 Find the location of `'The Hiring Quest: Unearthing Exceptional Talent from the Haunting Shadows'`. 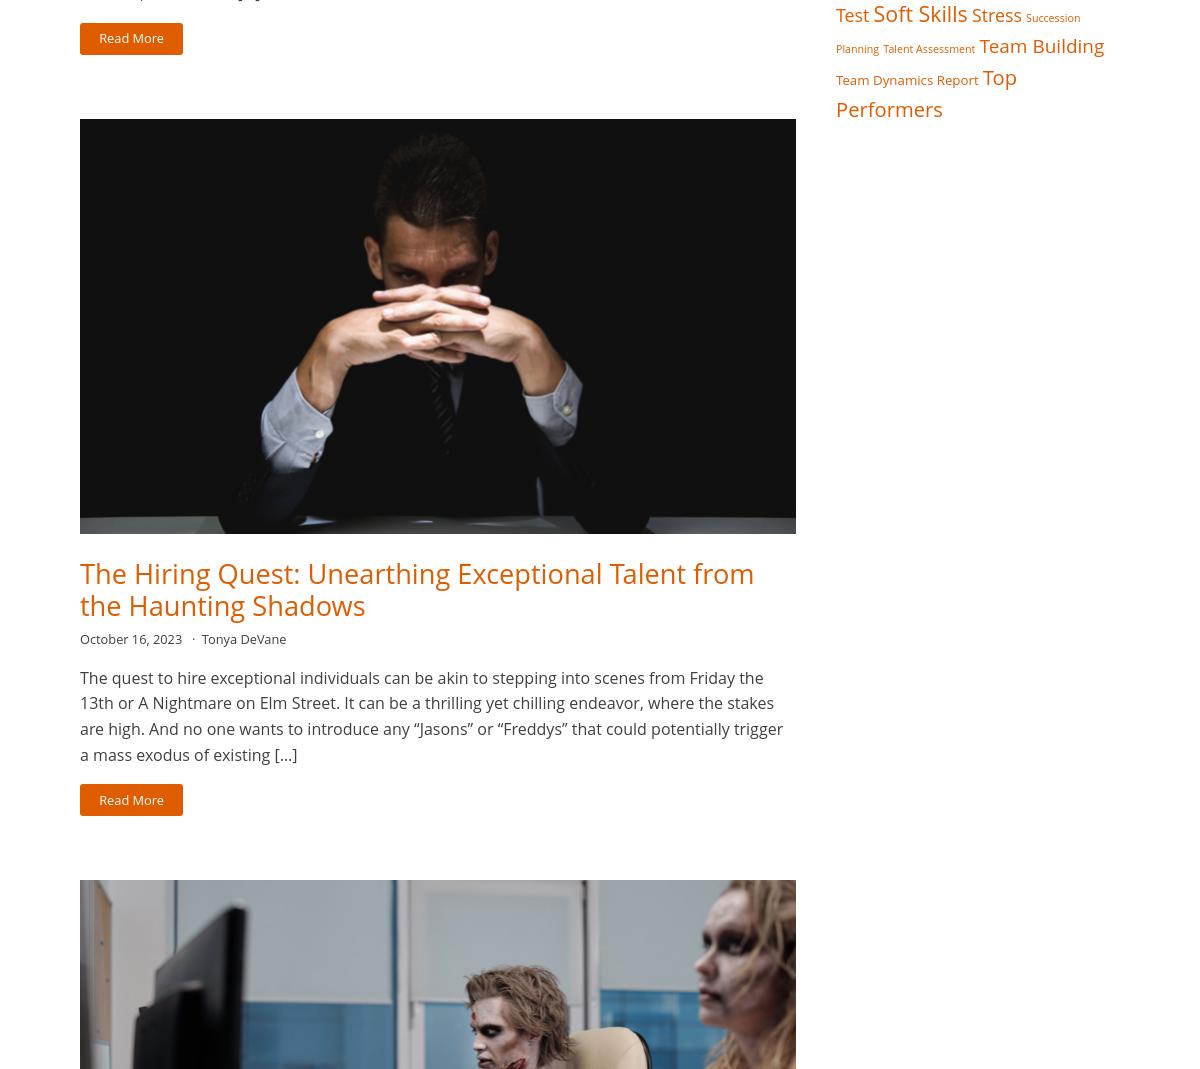

'The Hiring Quest: Unearthing Exceptional Talent from the Haunting Shadows' is located at coordinates (80, 589).